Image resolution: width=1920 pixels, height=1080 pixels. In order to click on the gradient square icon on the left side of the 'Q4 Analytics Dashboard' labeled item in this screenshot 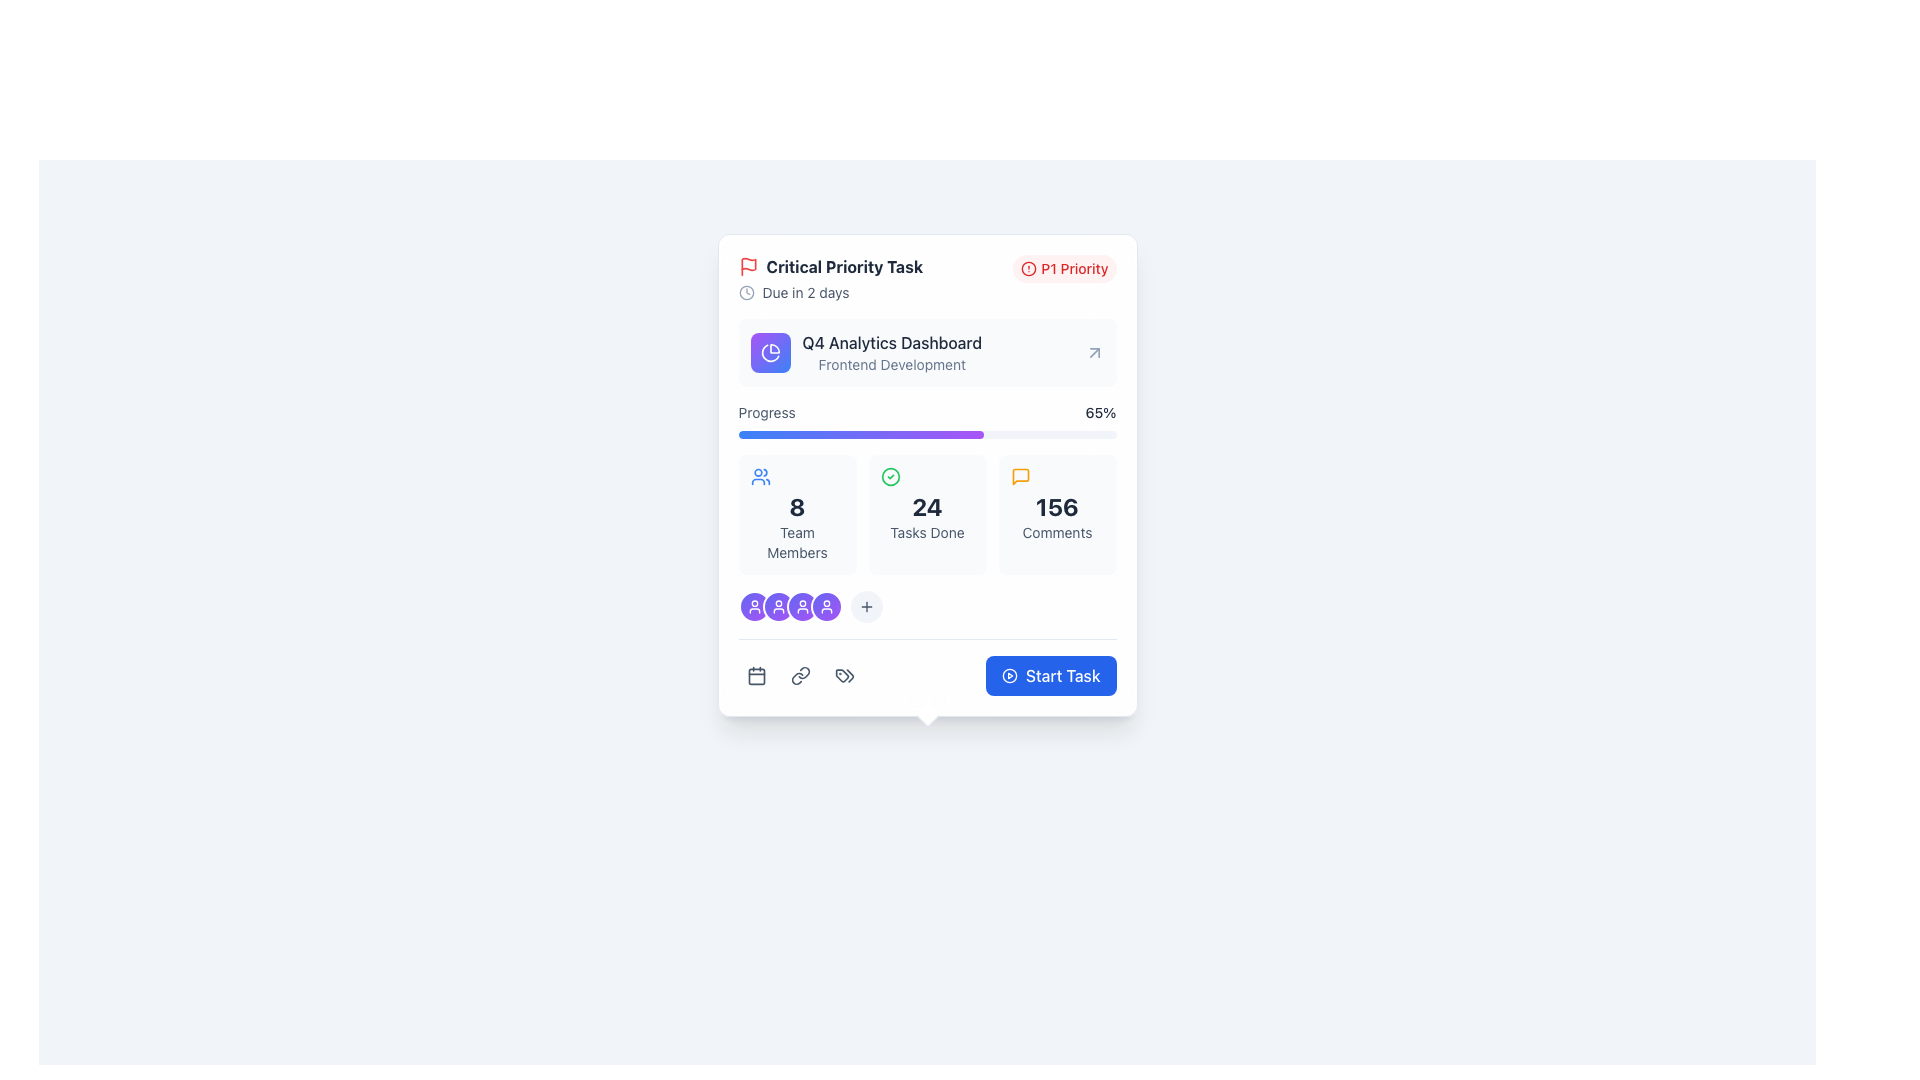, I will do `click(866, 352)`.